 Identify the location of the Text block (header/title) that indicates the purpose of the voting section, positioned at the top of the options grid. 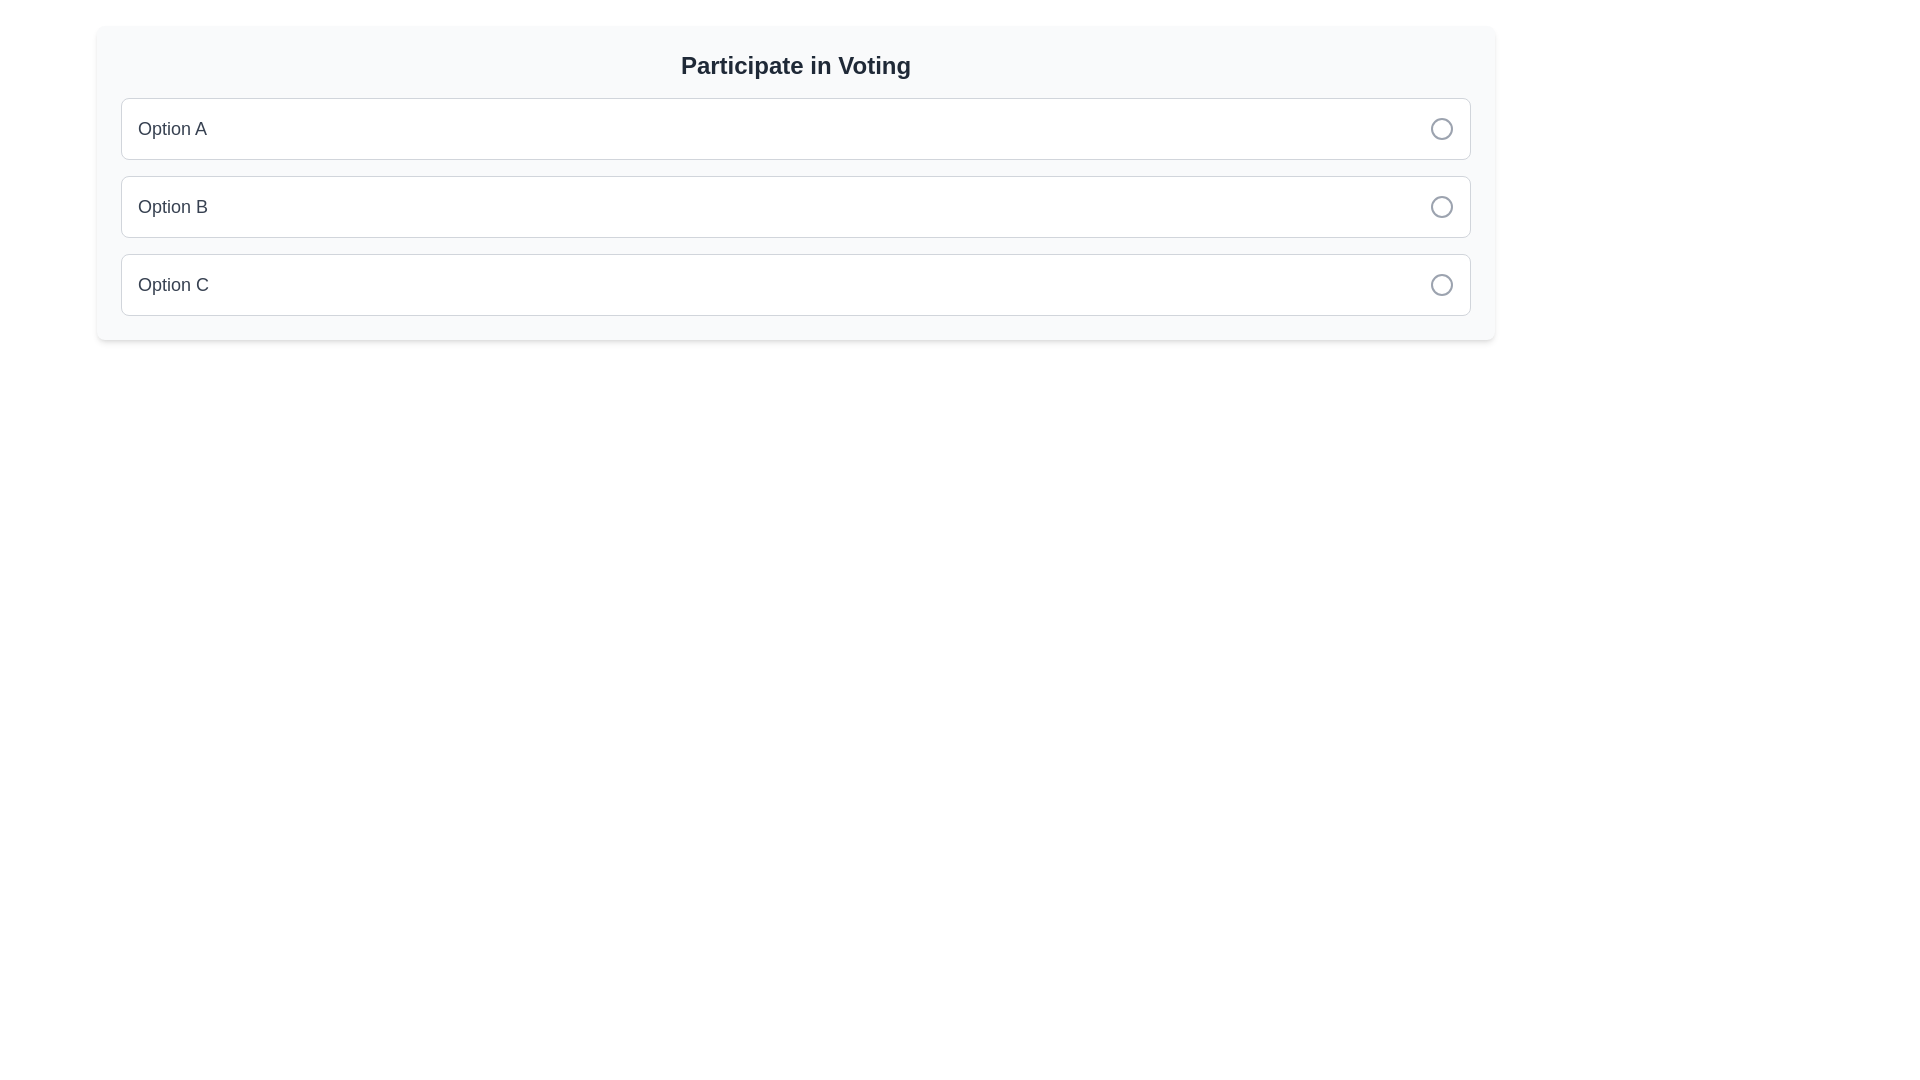
(795, 64).